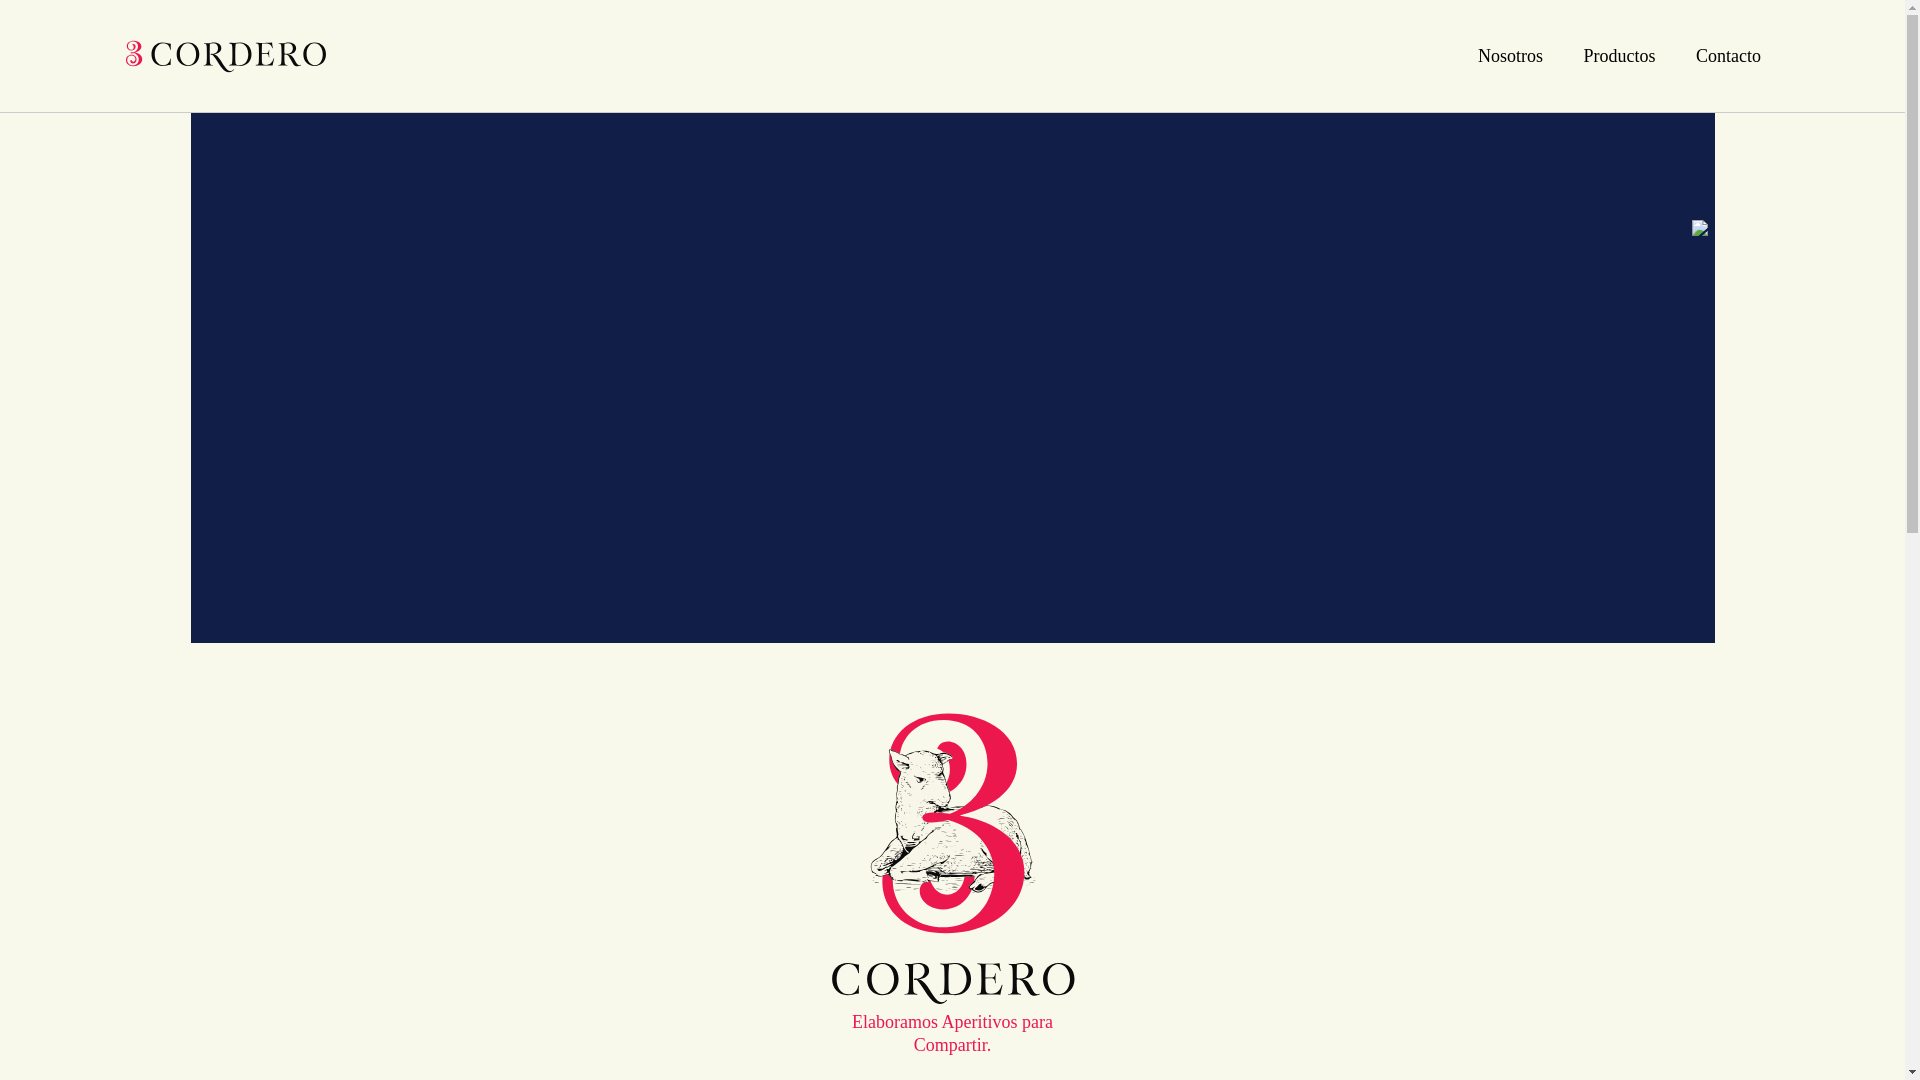  Describe the element at coordinates (1727, 55) in the screenshot. I see `'Contacto'` at that location.